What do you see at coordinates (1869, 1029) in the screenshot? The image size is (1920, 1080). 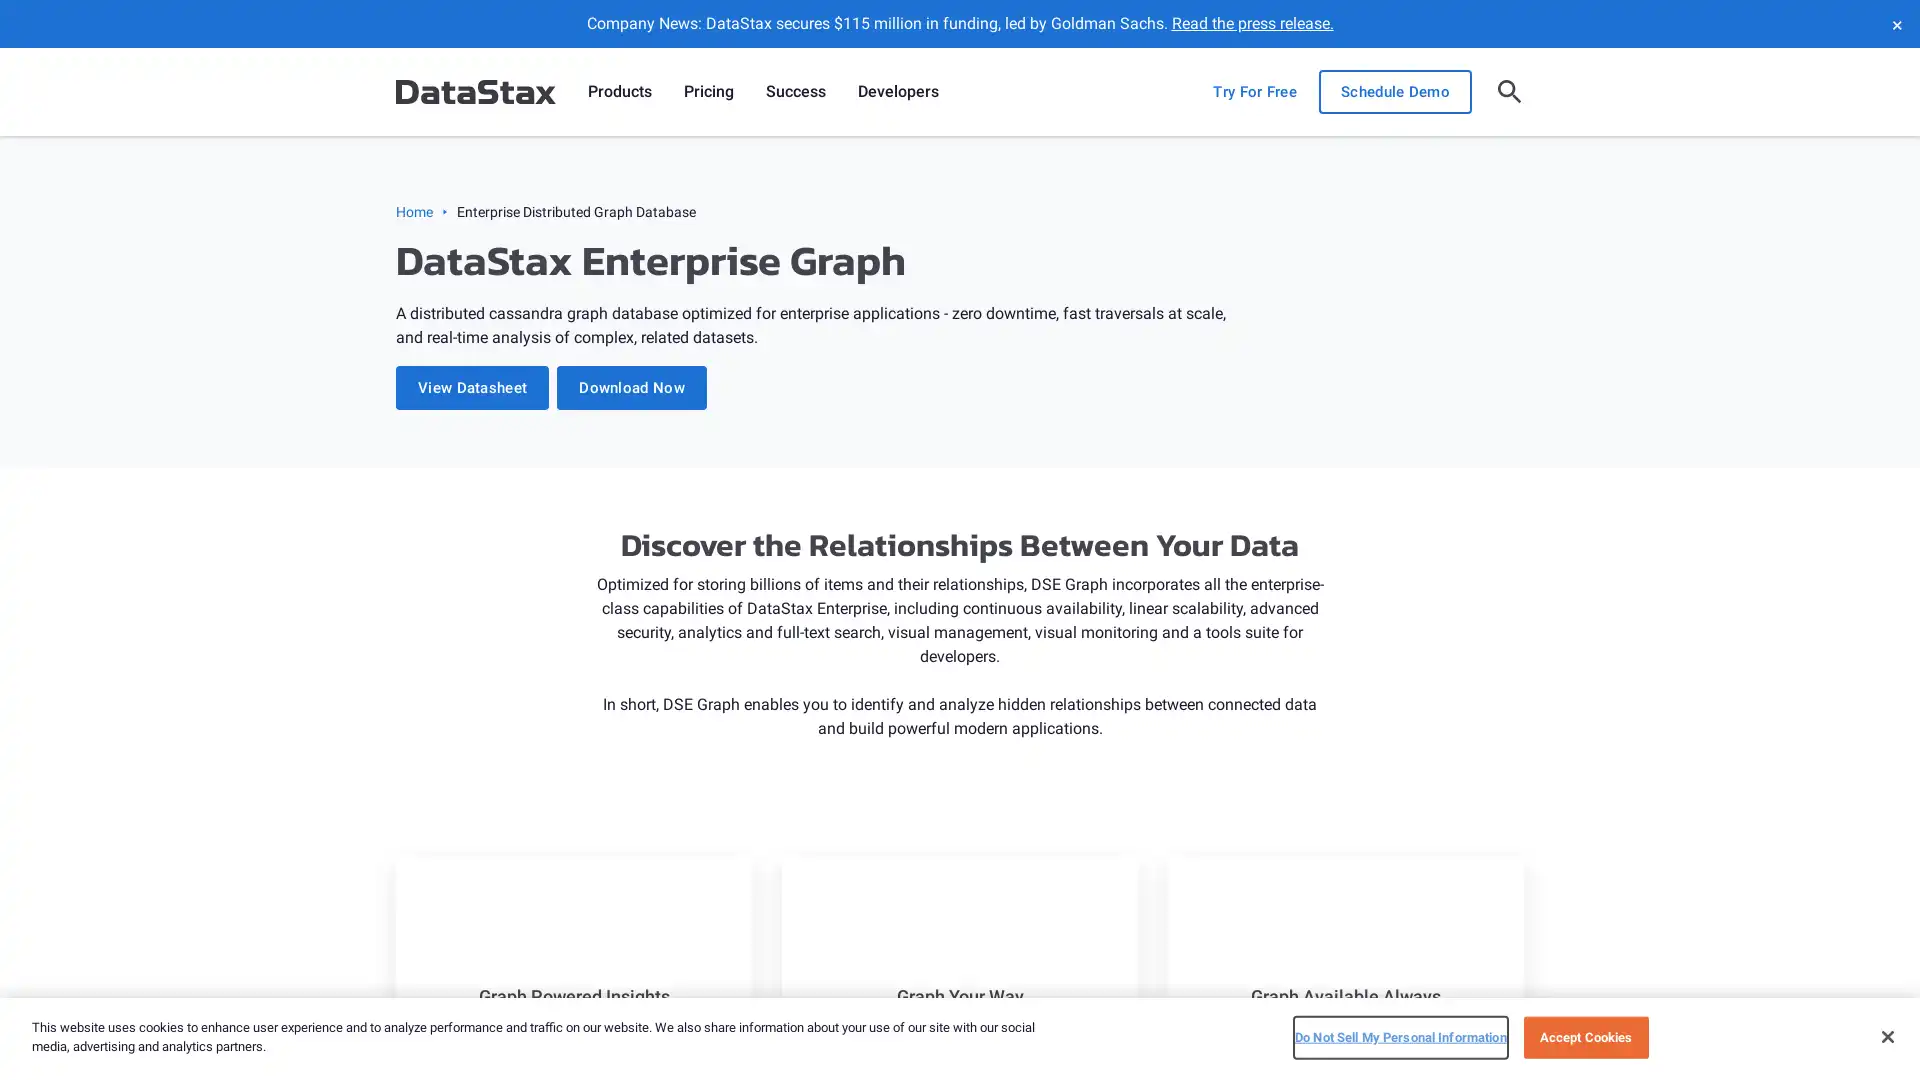 I see `Open Intercom Messenger` at bounding box center [1869, 1029].